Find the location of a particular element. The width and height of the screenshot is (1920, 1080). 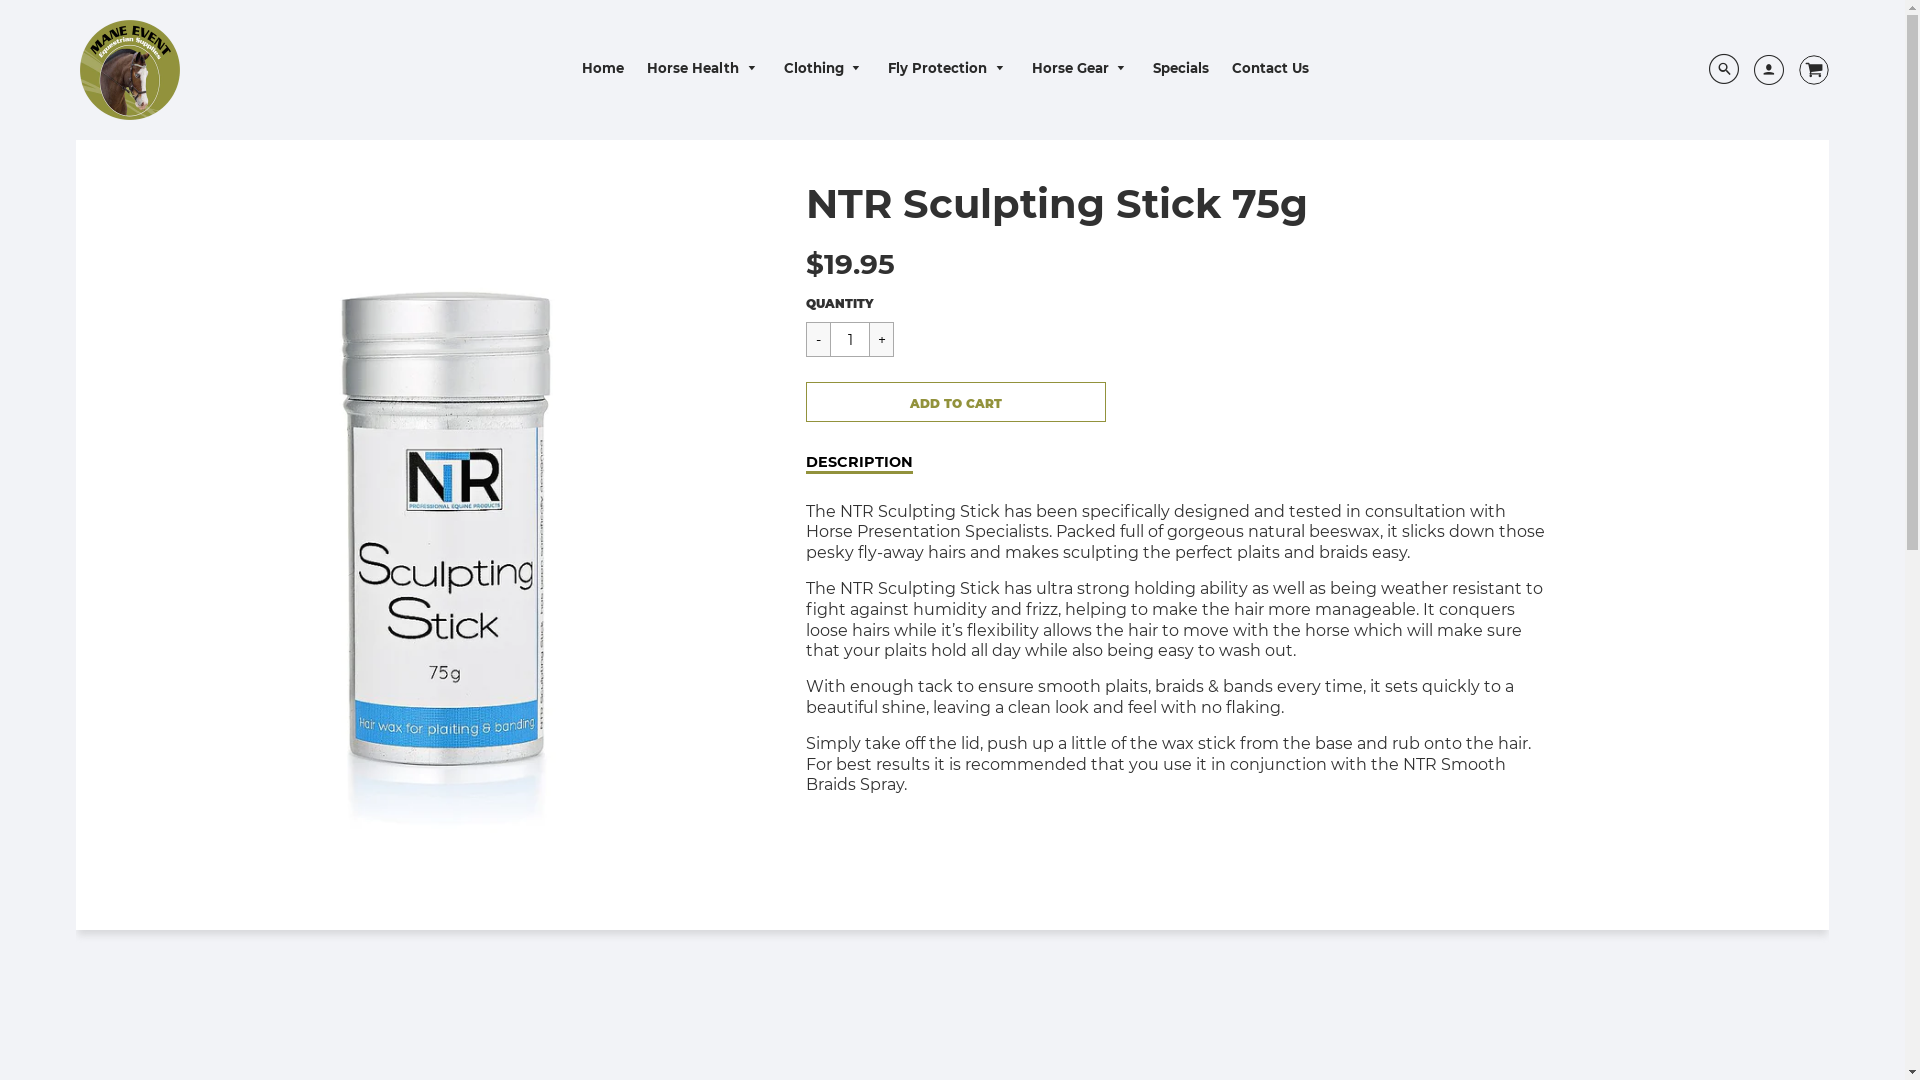

'CART ERROR is located at coordinates (954, 401).